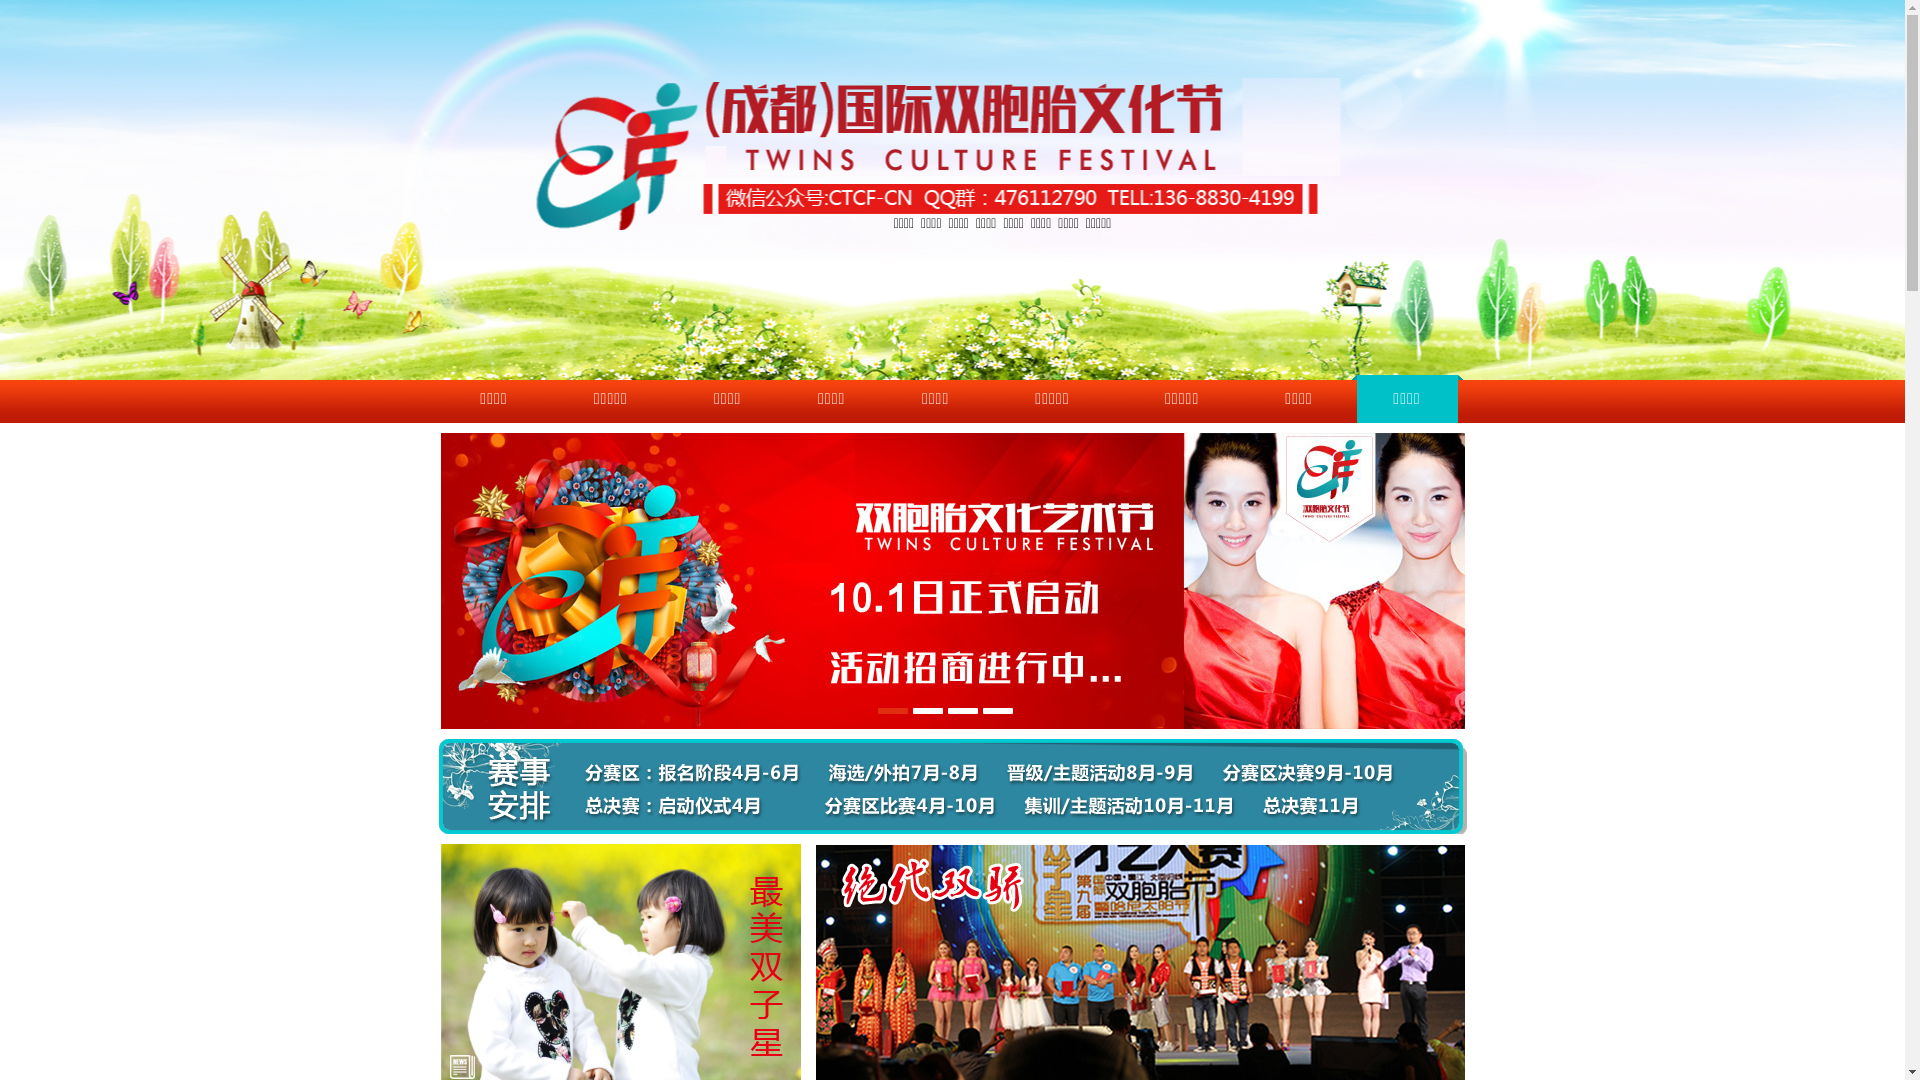 The width and height of the screenshot is (1920, 1080). What do you see at coordinates (998, 709) in the screenshot?
I see `'4'` at bounding box center [998, 709].